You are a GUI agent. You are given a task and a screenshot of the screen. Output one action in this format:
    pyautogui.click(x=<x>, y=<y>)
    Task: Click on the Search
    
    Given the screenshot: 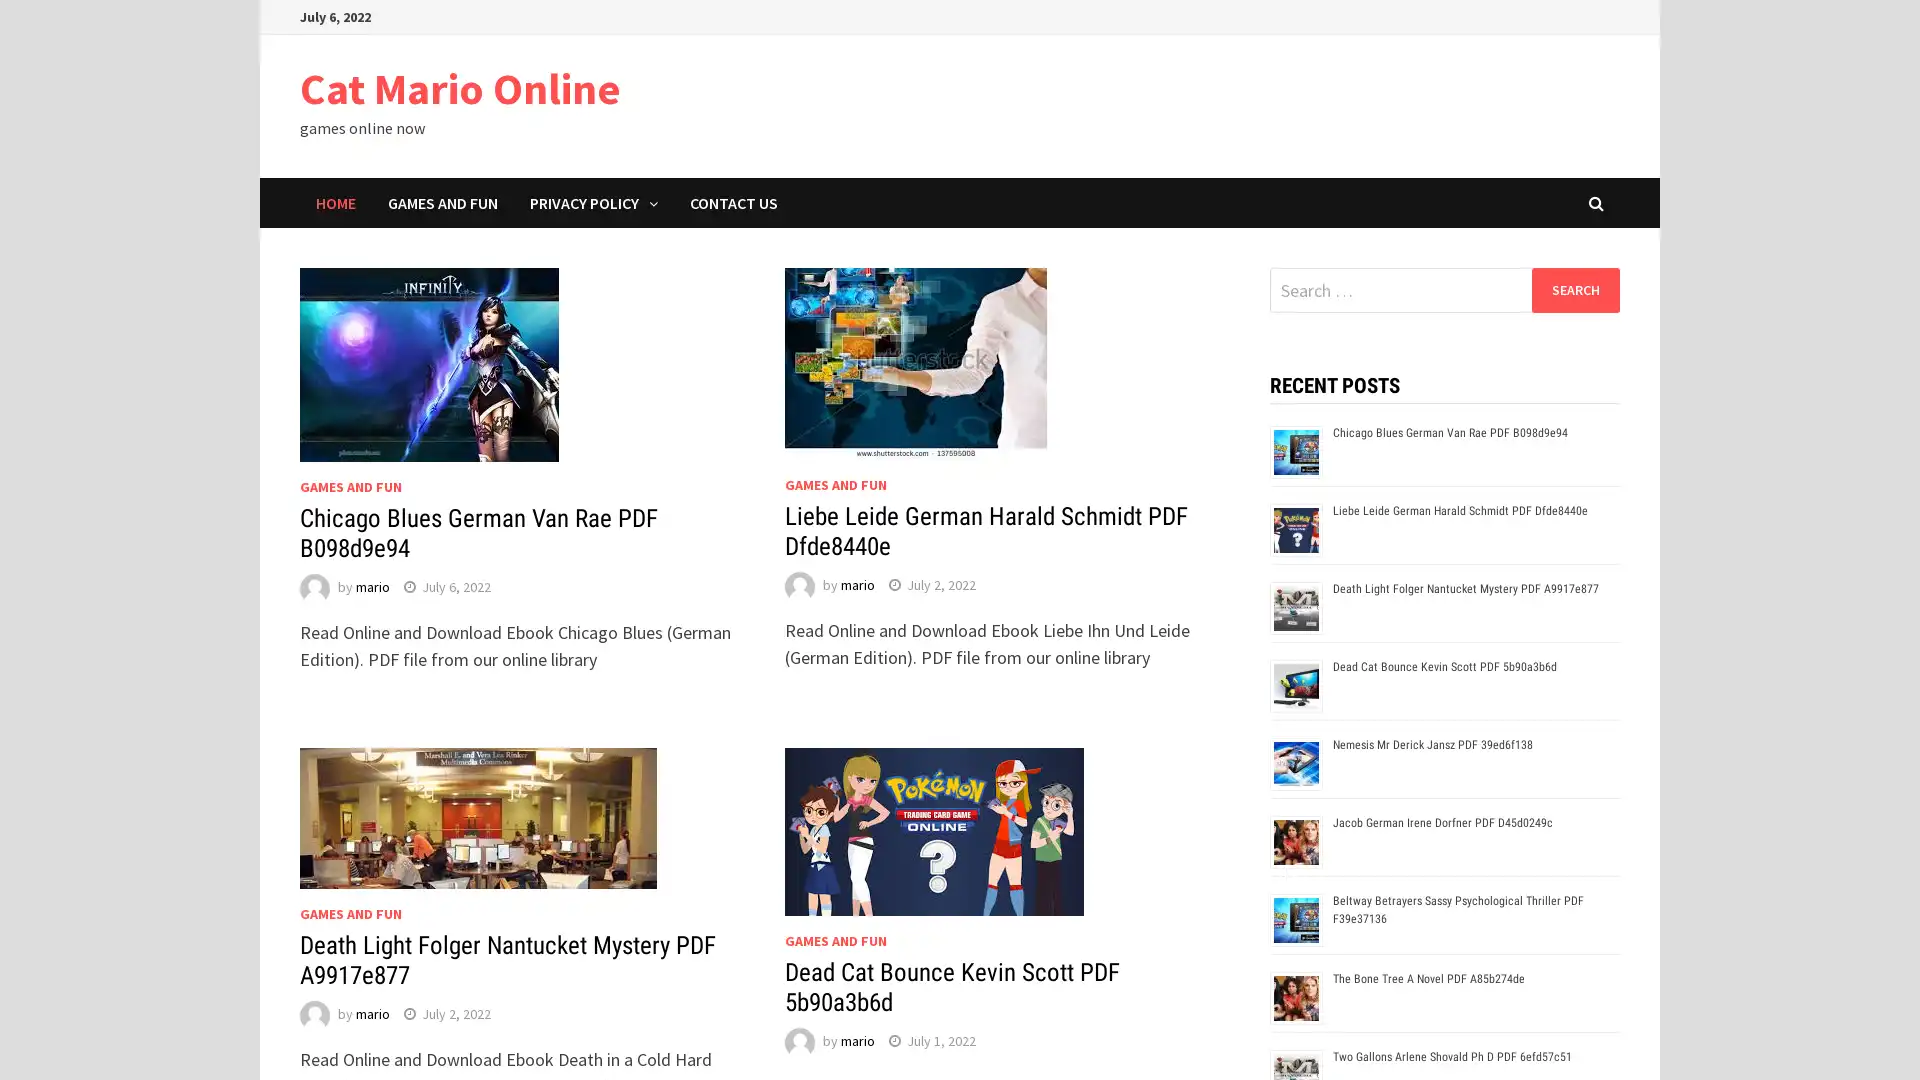 What is the action you would take?
    pyautogui.click(x=1574, y=289)
    